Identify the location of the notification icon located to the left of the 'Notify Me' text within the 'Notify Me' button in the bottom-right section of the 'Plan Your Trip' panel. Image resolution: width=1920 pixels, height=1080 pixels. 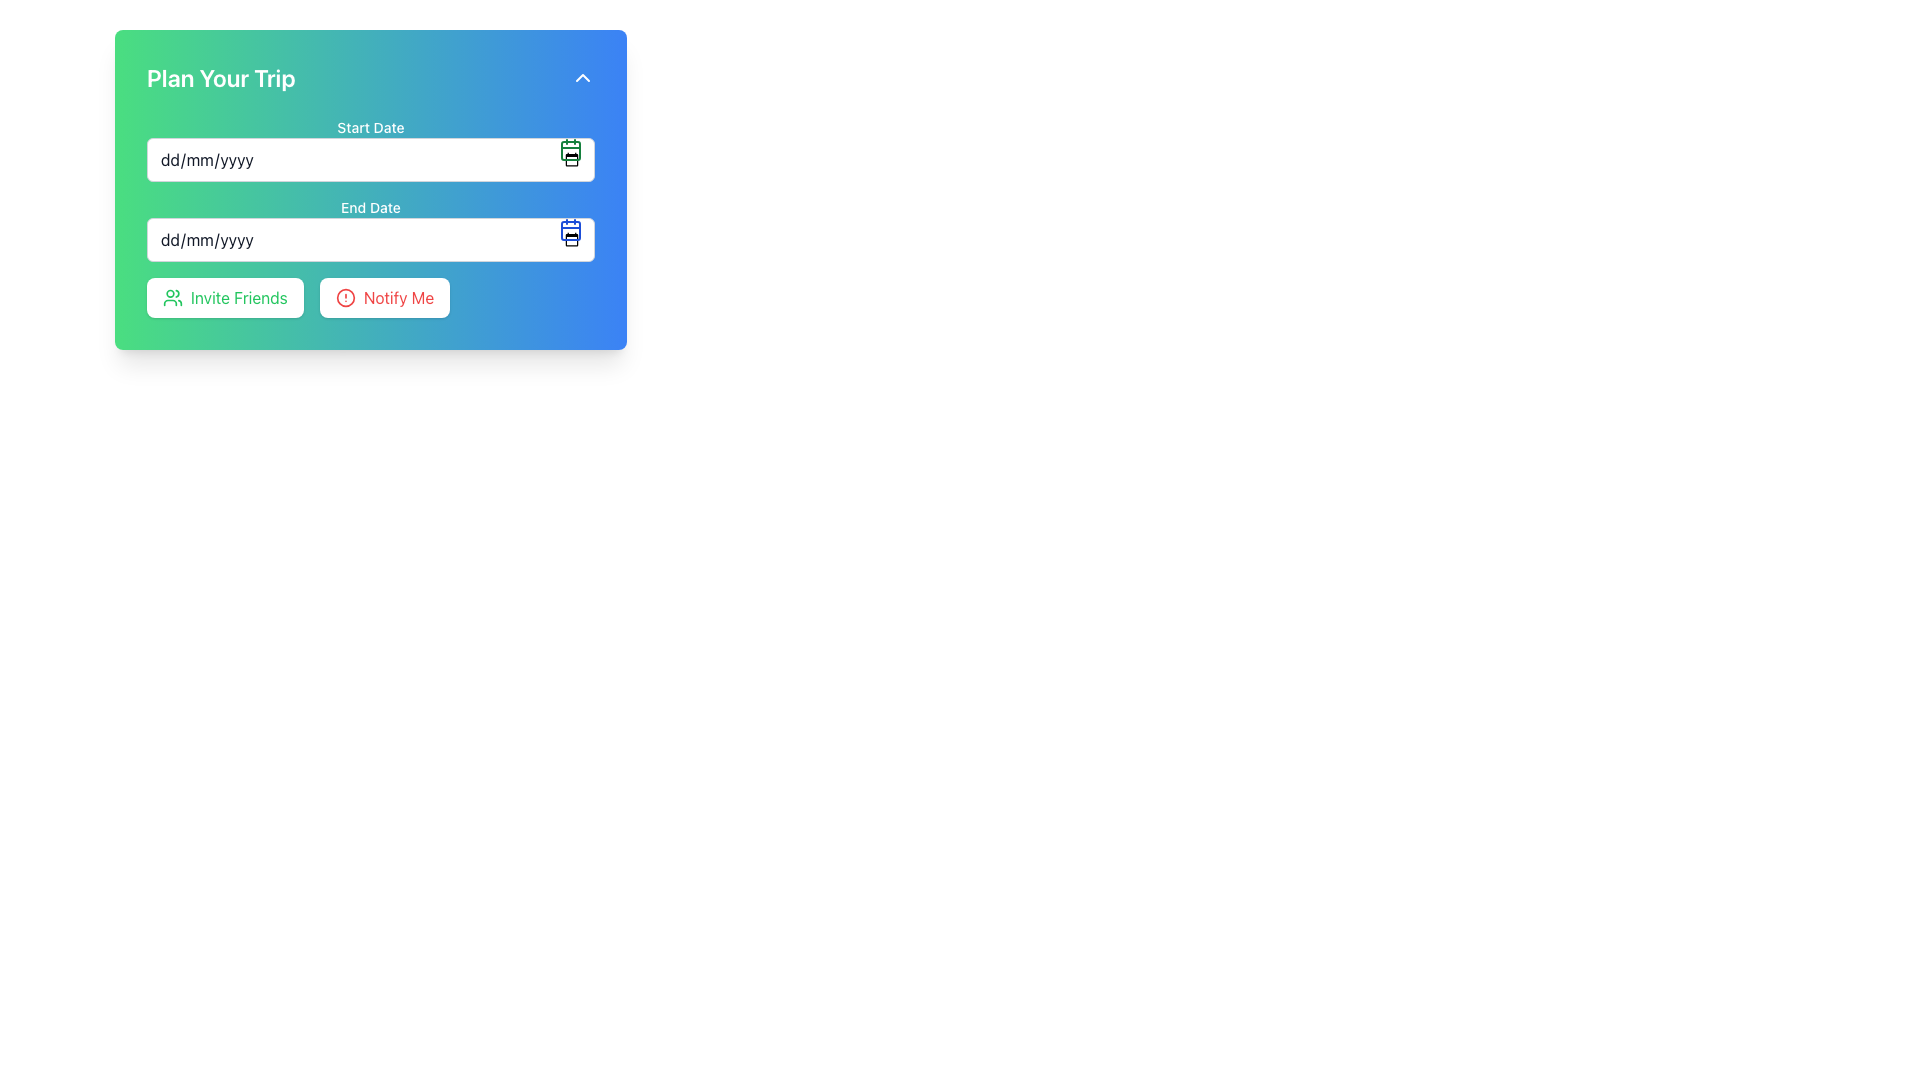
(345, 297).